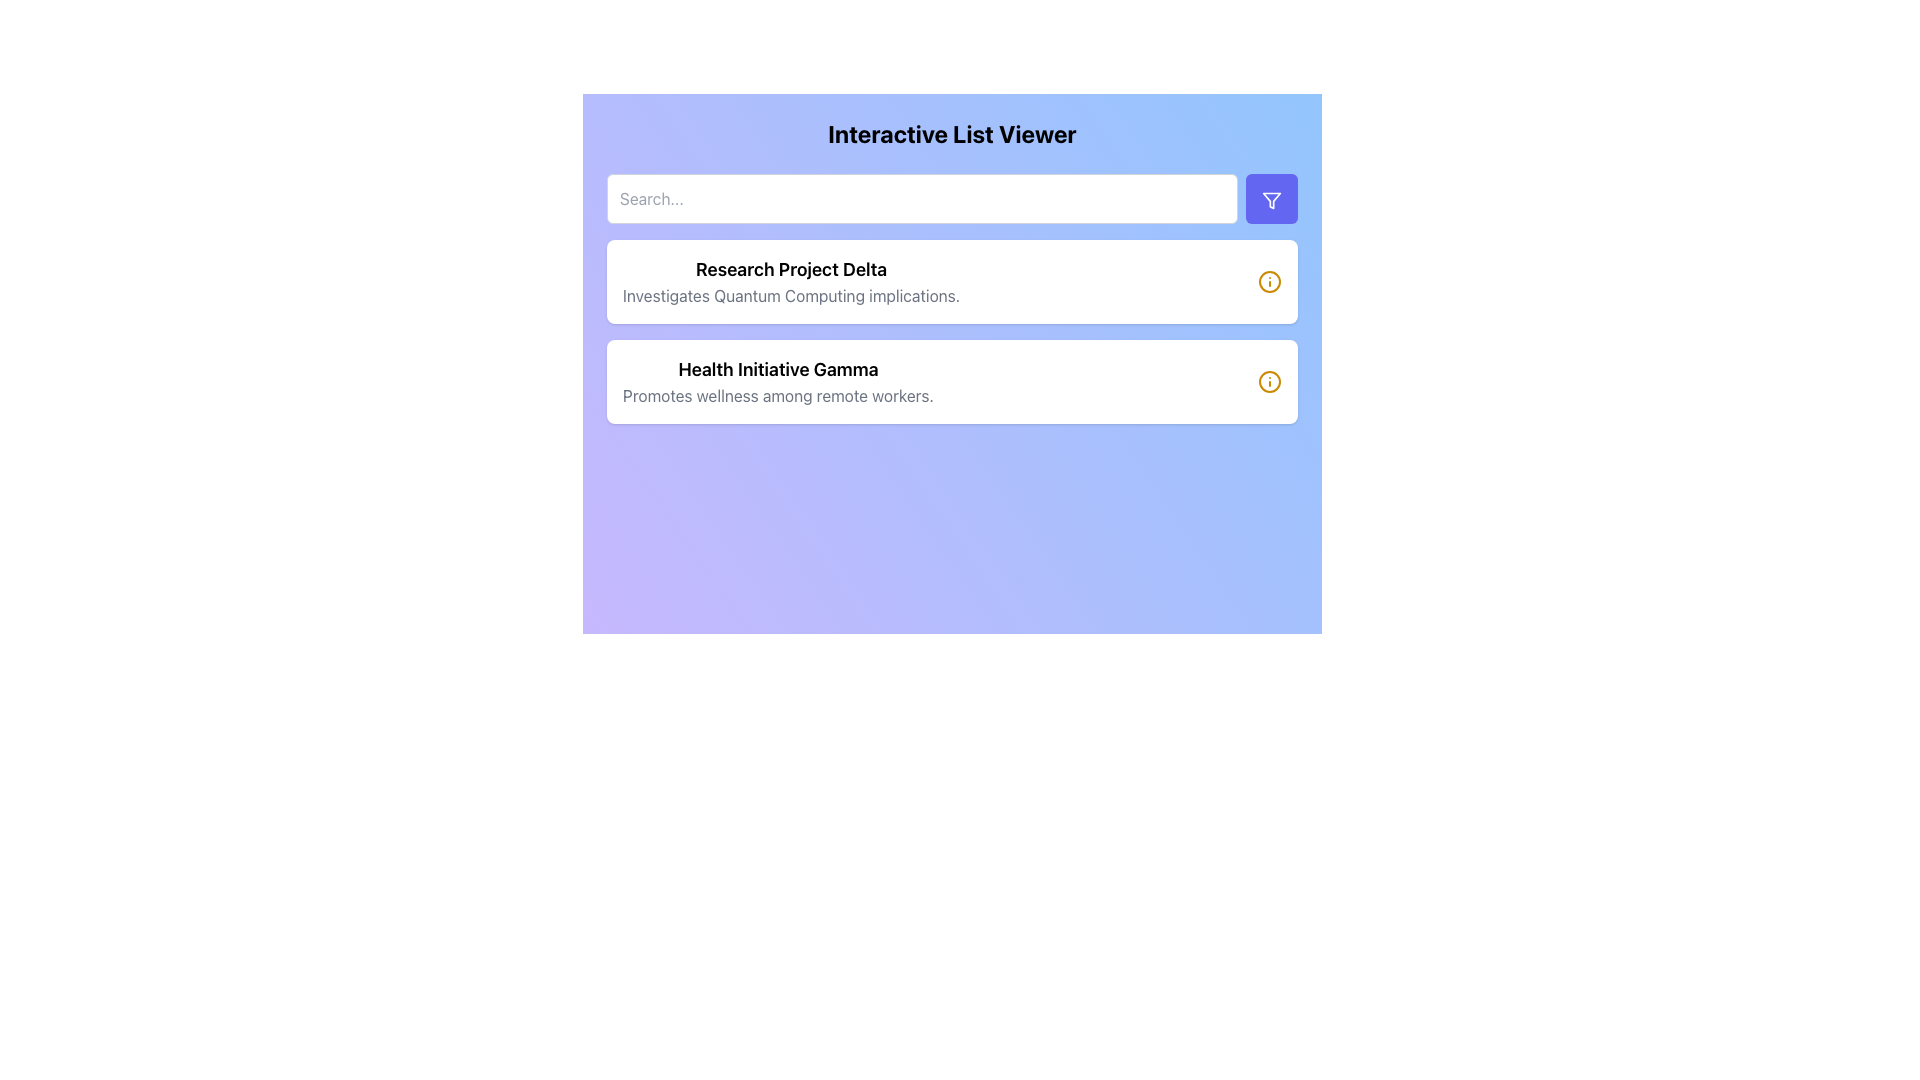 This screenshot has height=1080, width=1920. Describe the element at coordinates (790, 296) in the screenshot. I see `the text element that contains the phrase 'Investigates Quantum Computing implications.' for accessibility` at that location.